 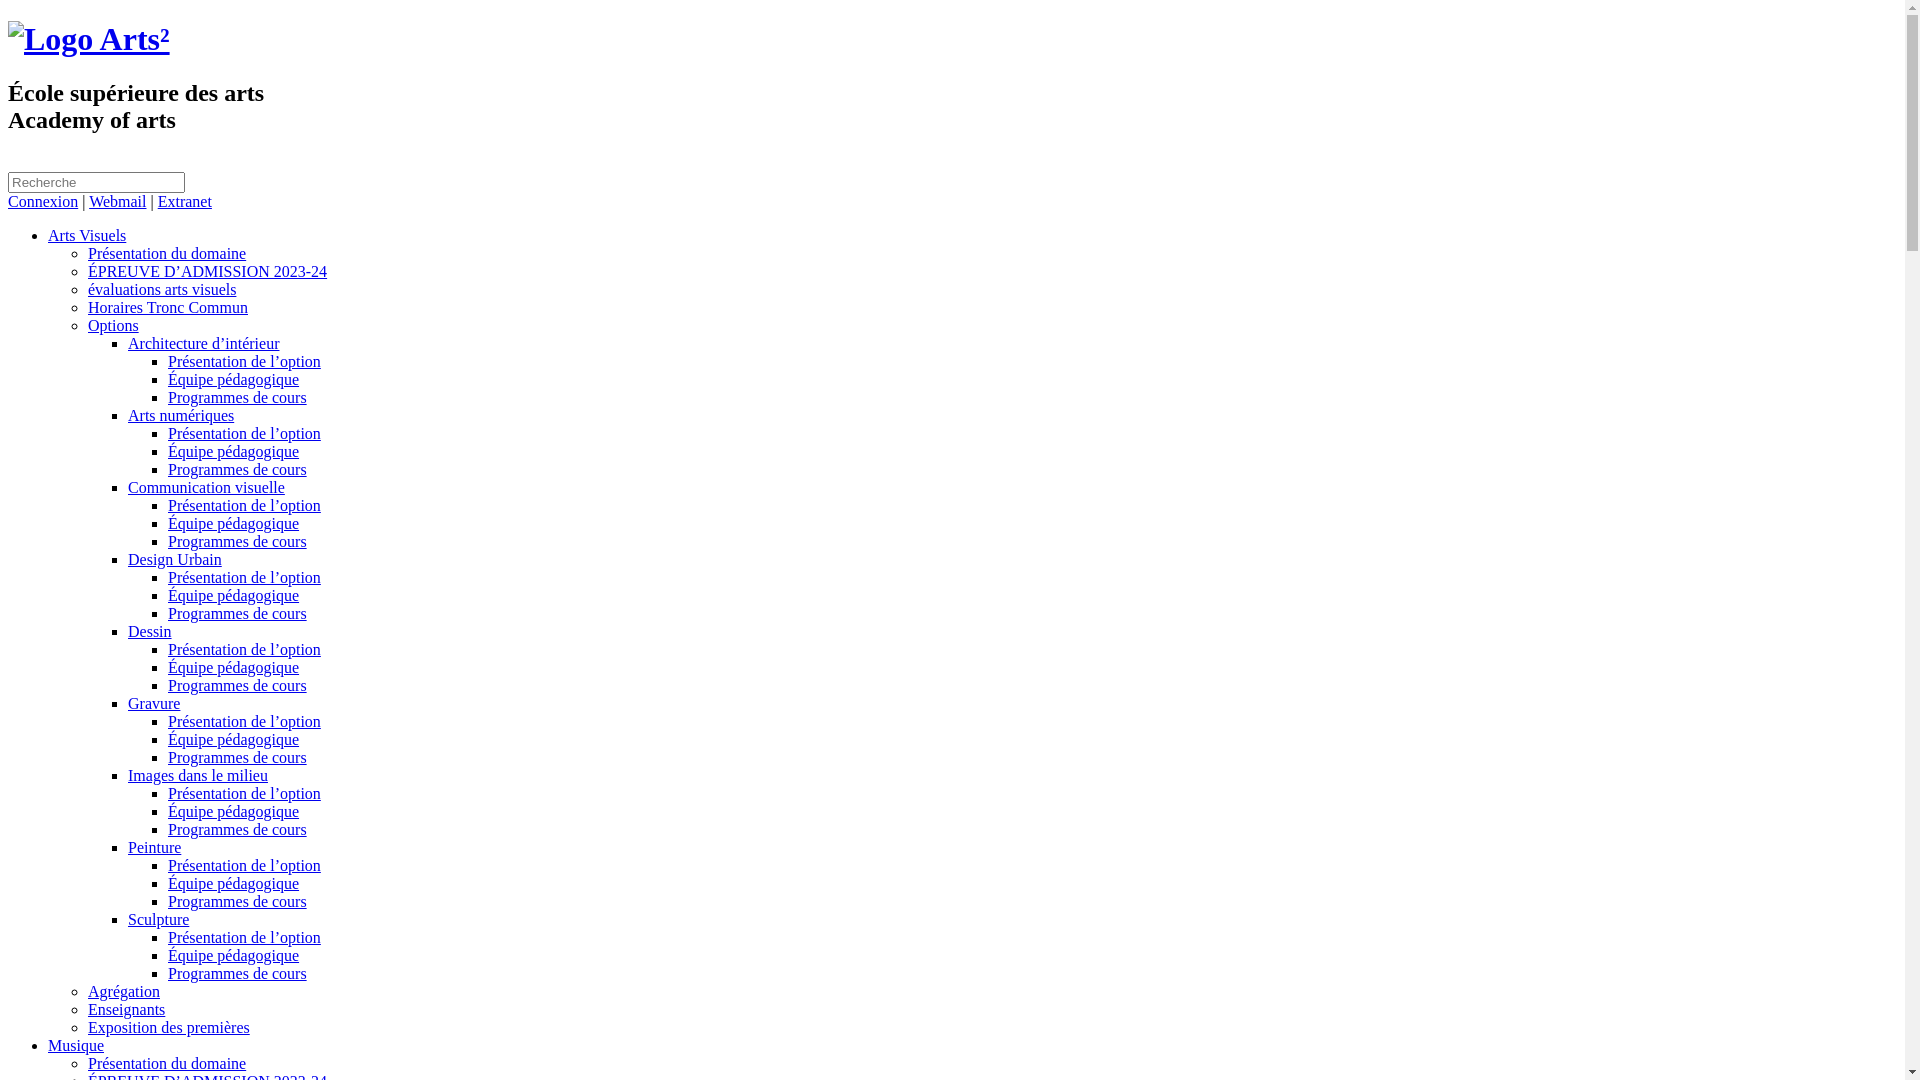 I want to click on 'Musique', so click(x=48, y=1044).